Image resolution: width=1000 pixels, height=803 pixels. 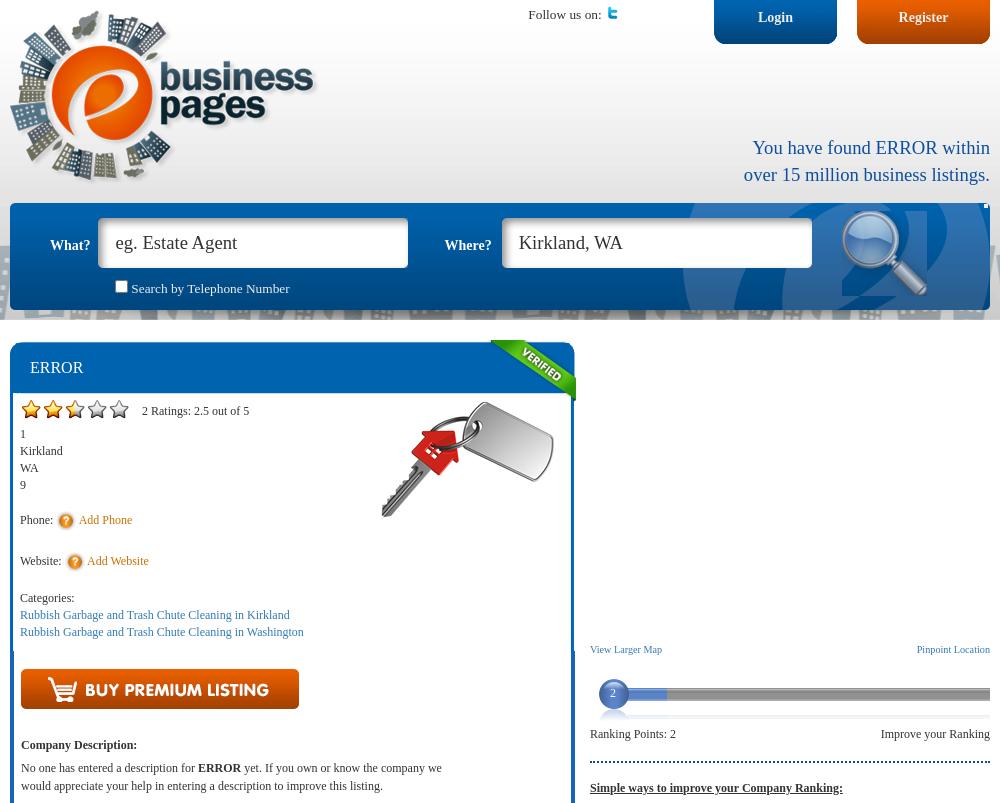 I want to click on 'yet. If you own or know the company we would appreciate your help in entering a description to improve this listing.', so click(x=230, y=775).